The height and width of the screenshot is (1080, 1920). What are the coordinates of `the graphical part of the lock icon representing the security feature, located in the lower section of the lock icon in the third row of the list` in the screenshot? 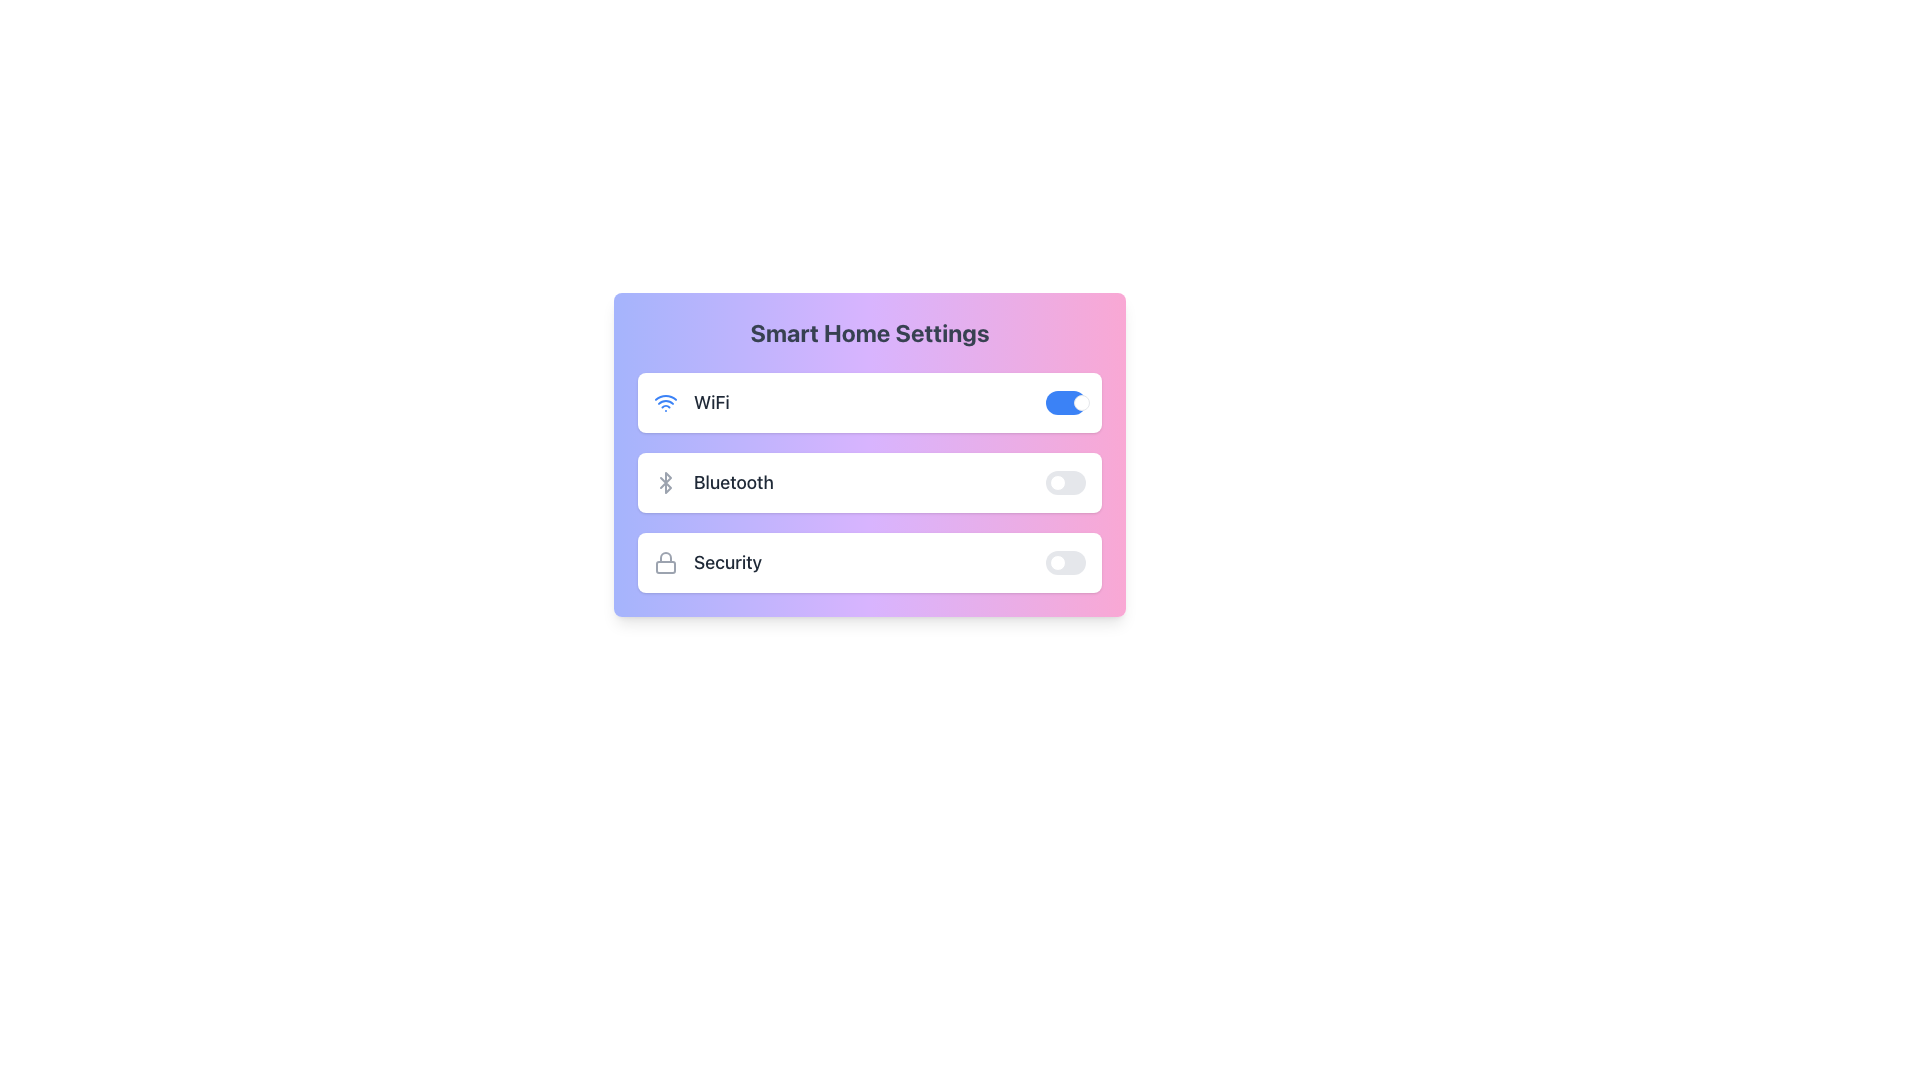 It's located at (666, 567).